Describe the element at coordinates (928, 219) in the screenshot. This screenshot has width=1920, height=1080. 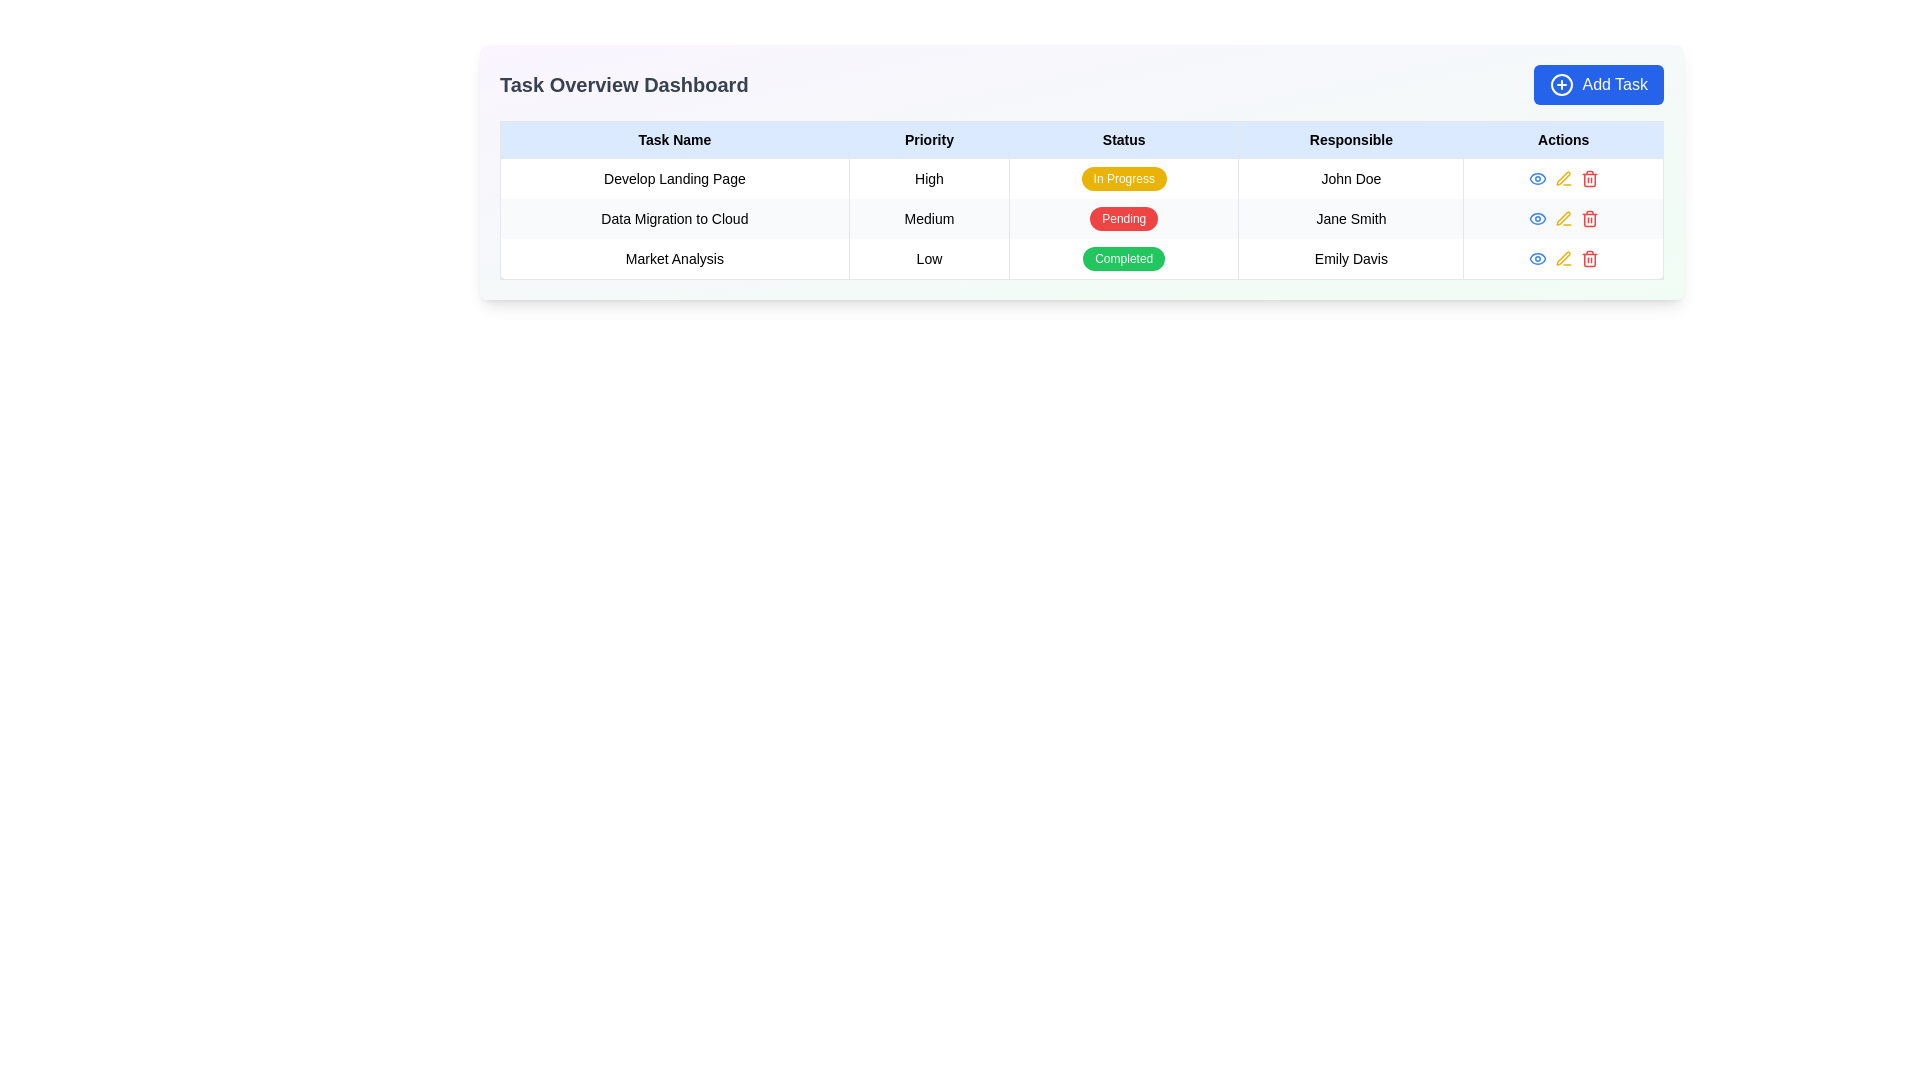
I see `the static display text label indicating the priority of the task 'Data Migration to Cloud', located in the second column of its row` at that location.